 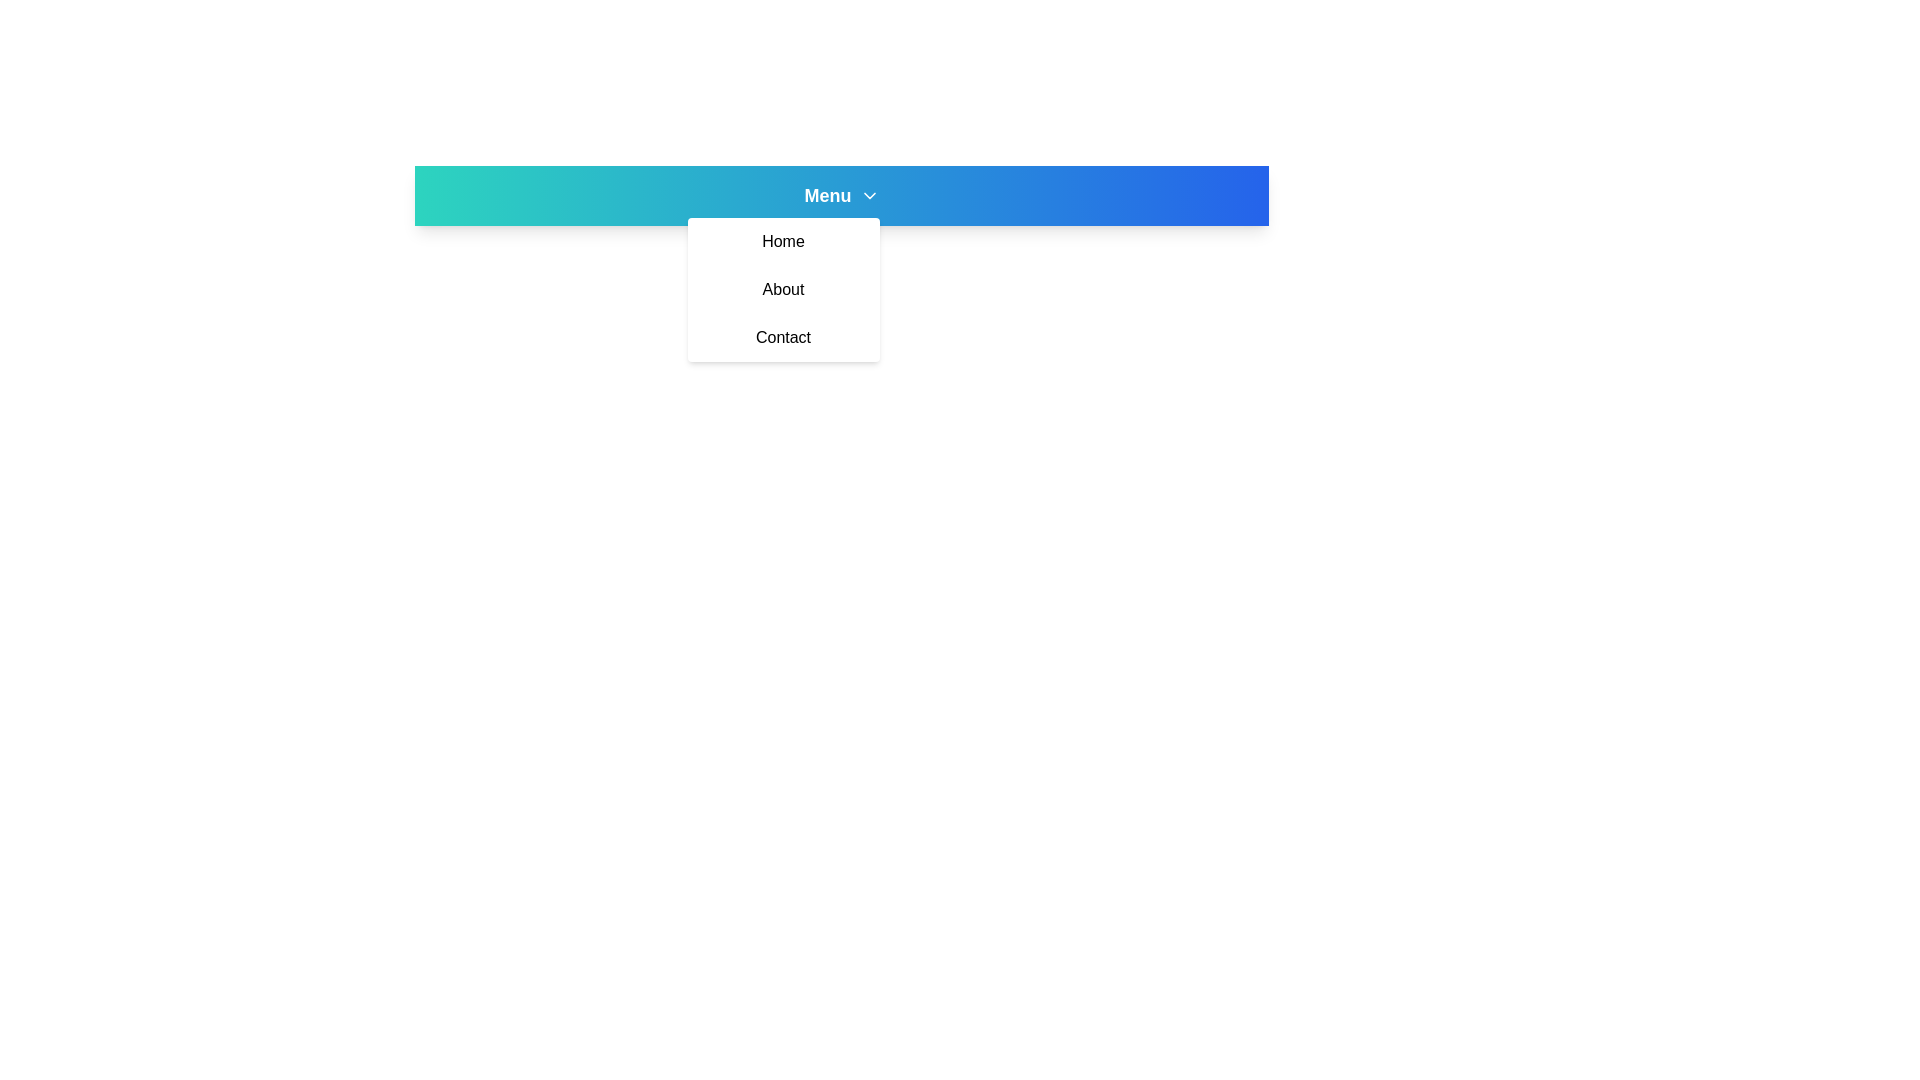 I want to click on the menu item Contact, so click(x=782, y=337).